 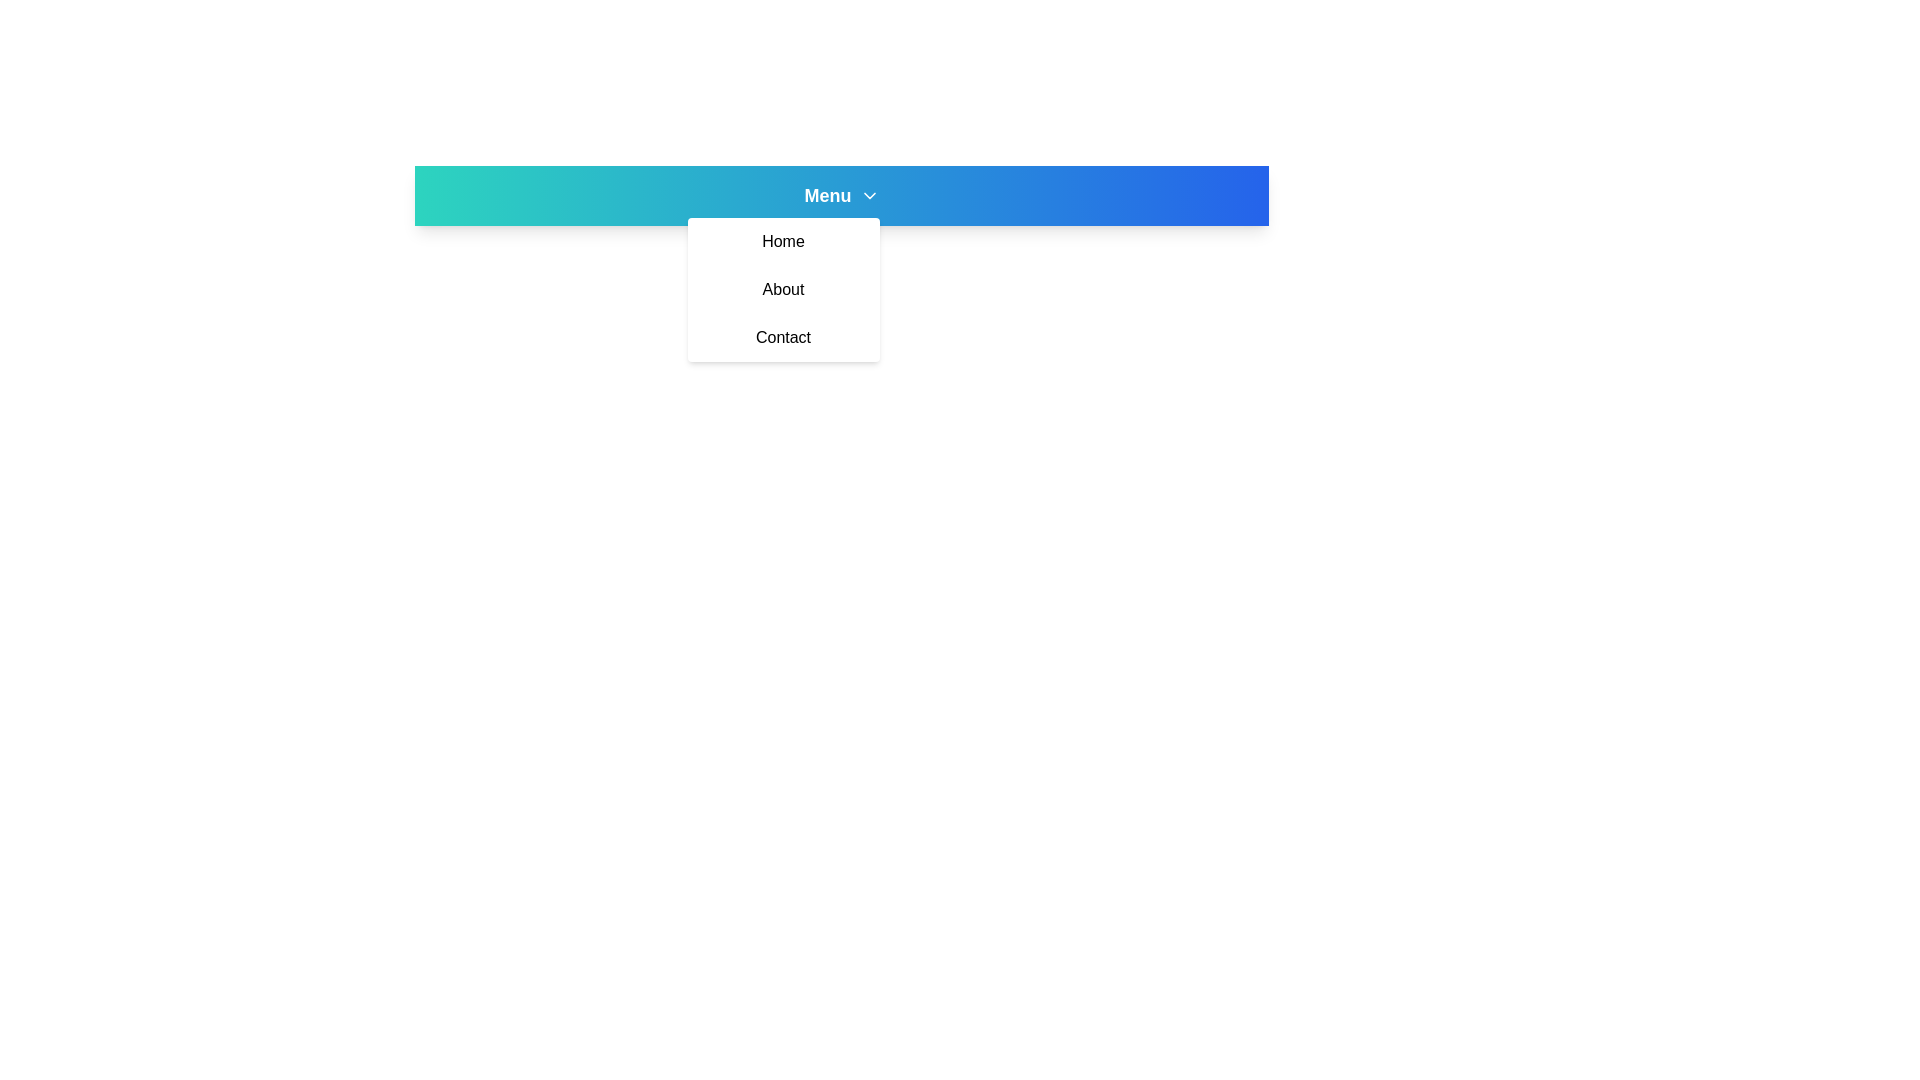 I want to click on the menu item Contact, so click(x=782, y=337).